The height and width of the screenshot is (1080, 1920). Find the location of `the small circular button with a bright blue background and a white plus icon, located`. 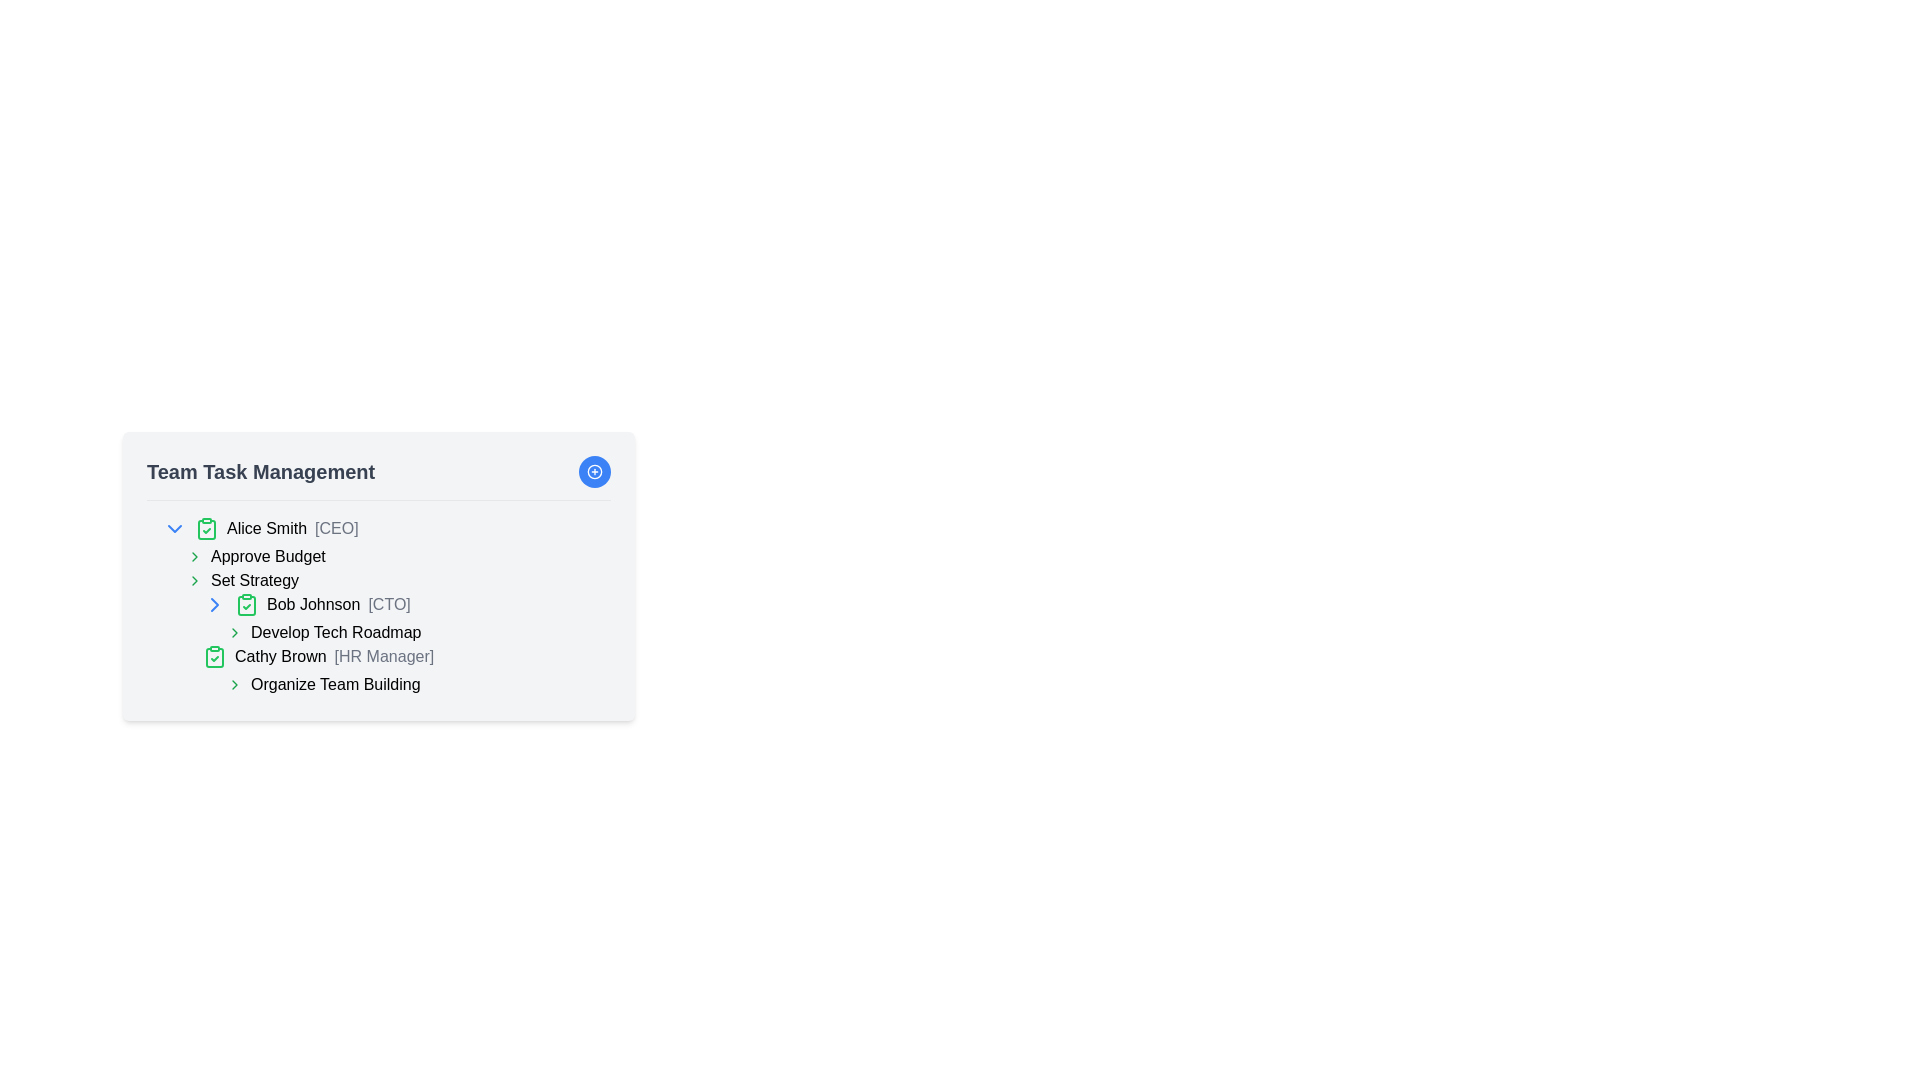

the small circular button with a bright blue background and a white plus icon, located is located at coordinates (594, 471).